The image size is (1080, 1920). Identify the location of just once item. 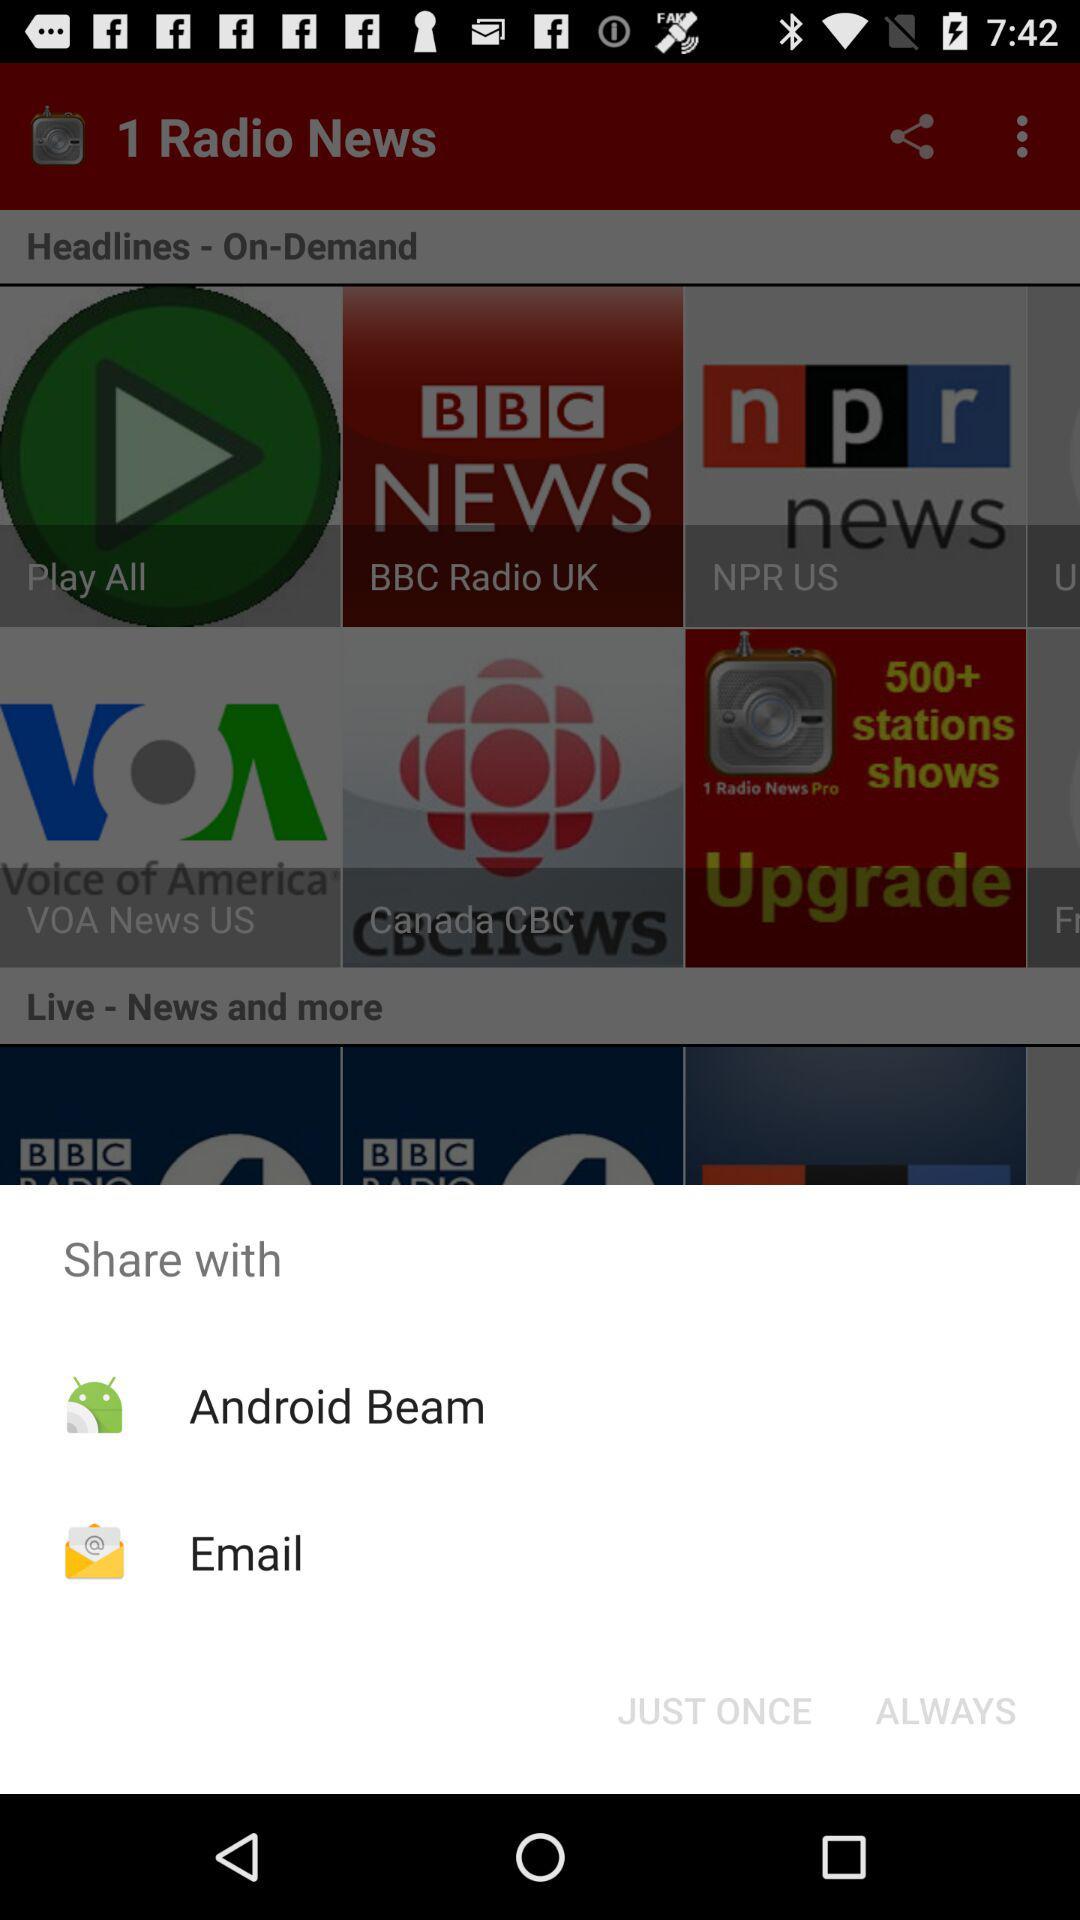
(713, 1708).